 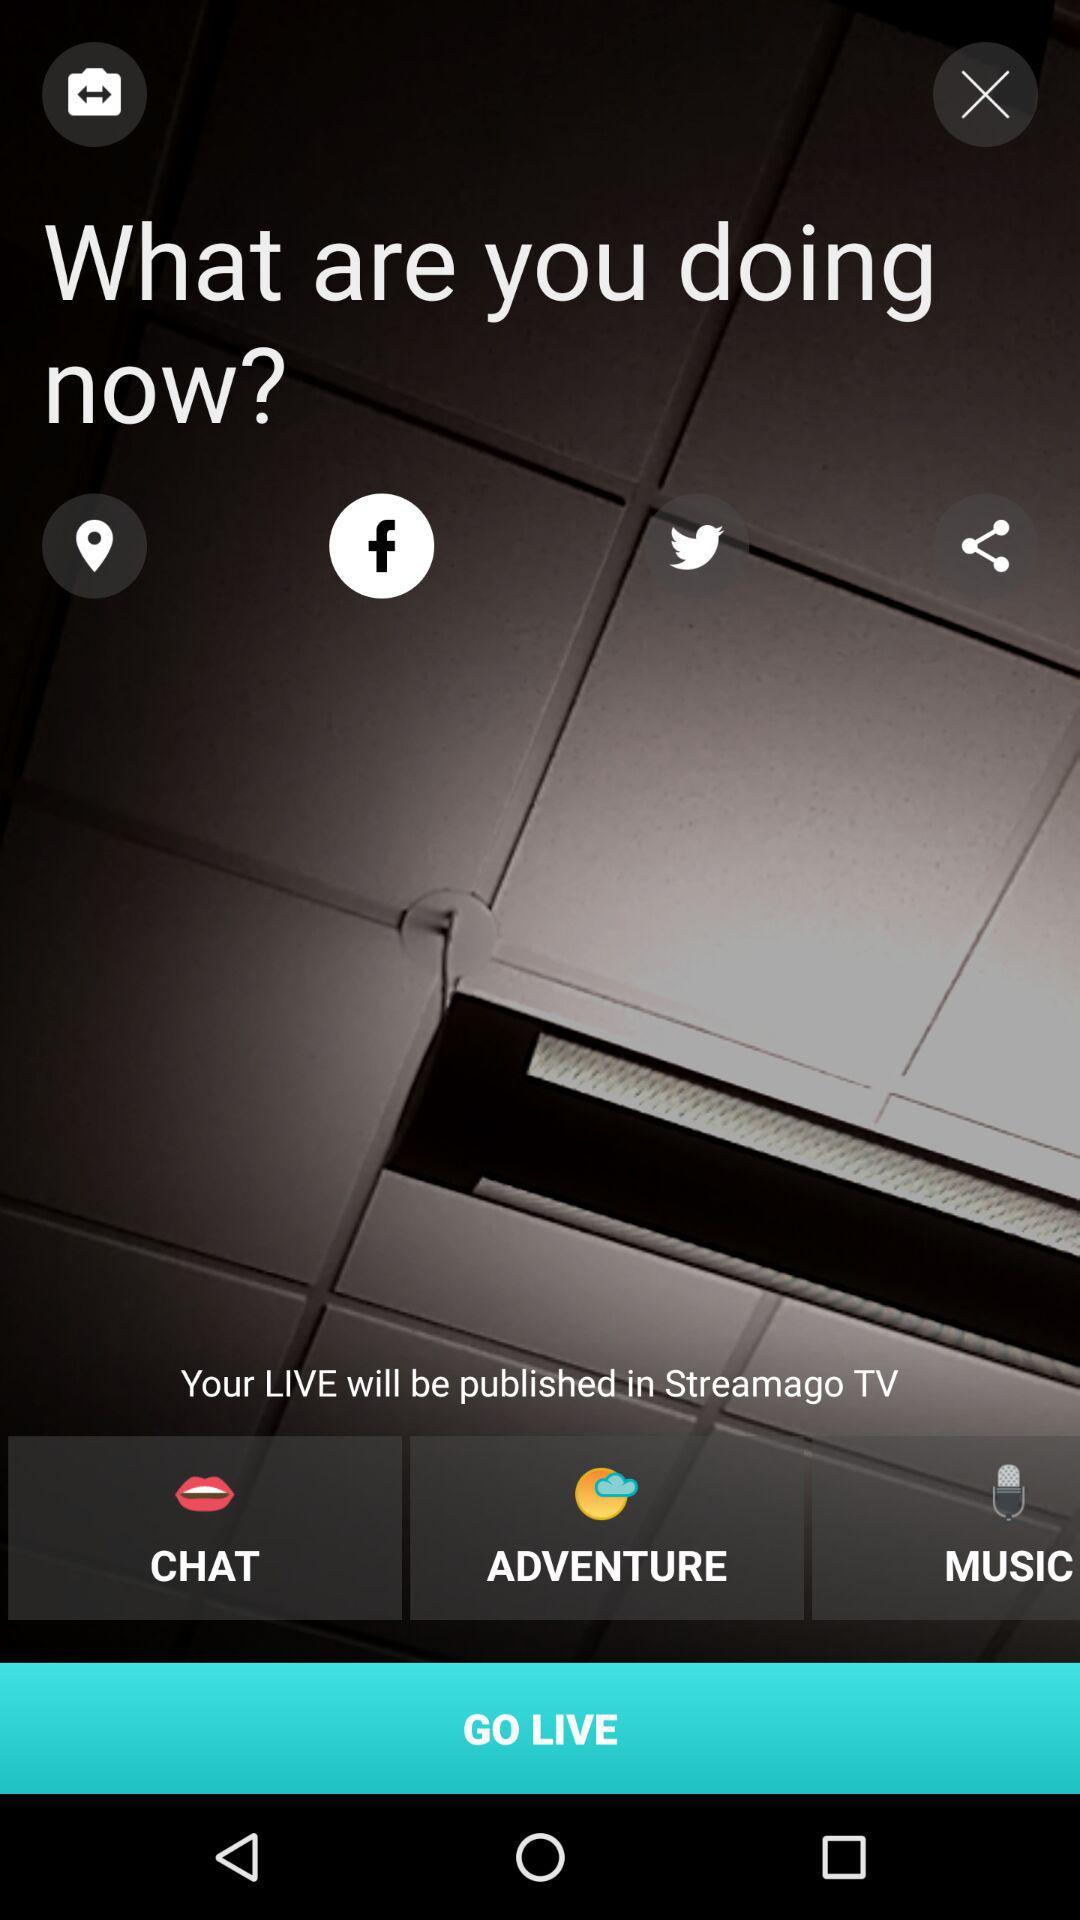 What do you see at coordinates (94, 546) in the screenshot?
I see `share your location` at bounding box center [94, 546].